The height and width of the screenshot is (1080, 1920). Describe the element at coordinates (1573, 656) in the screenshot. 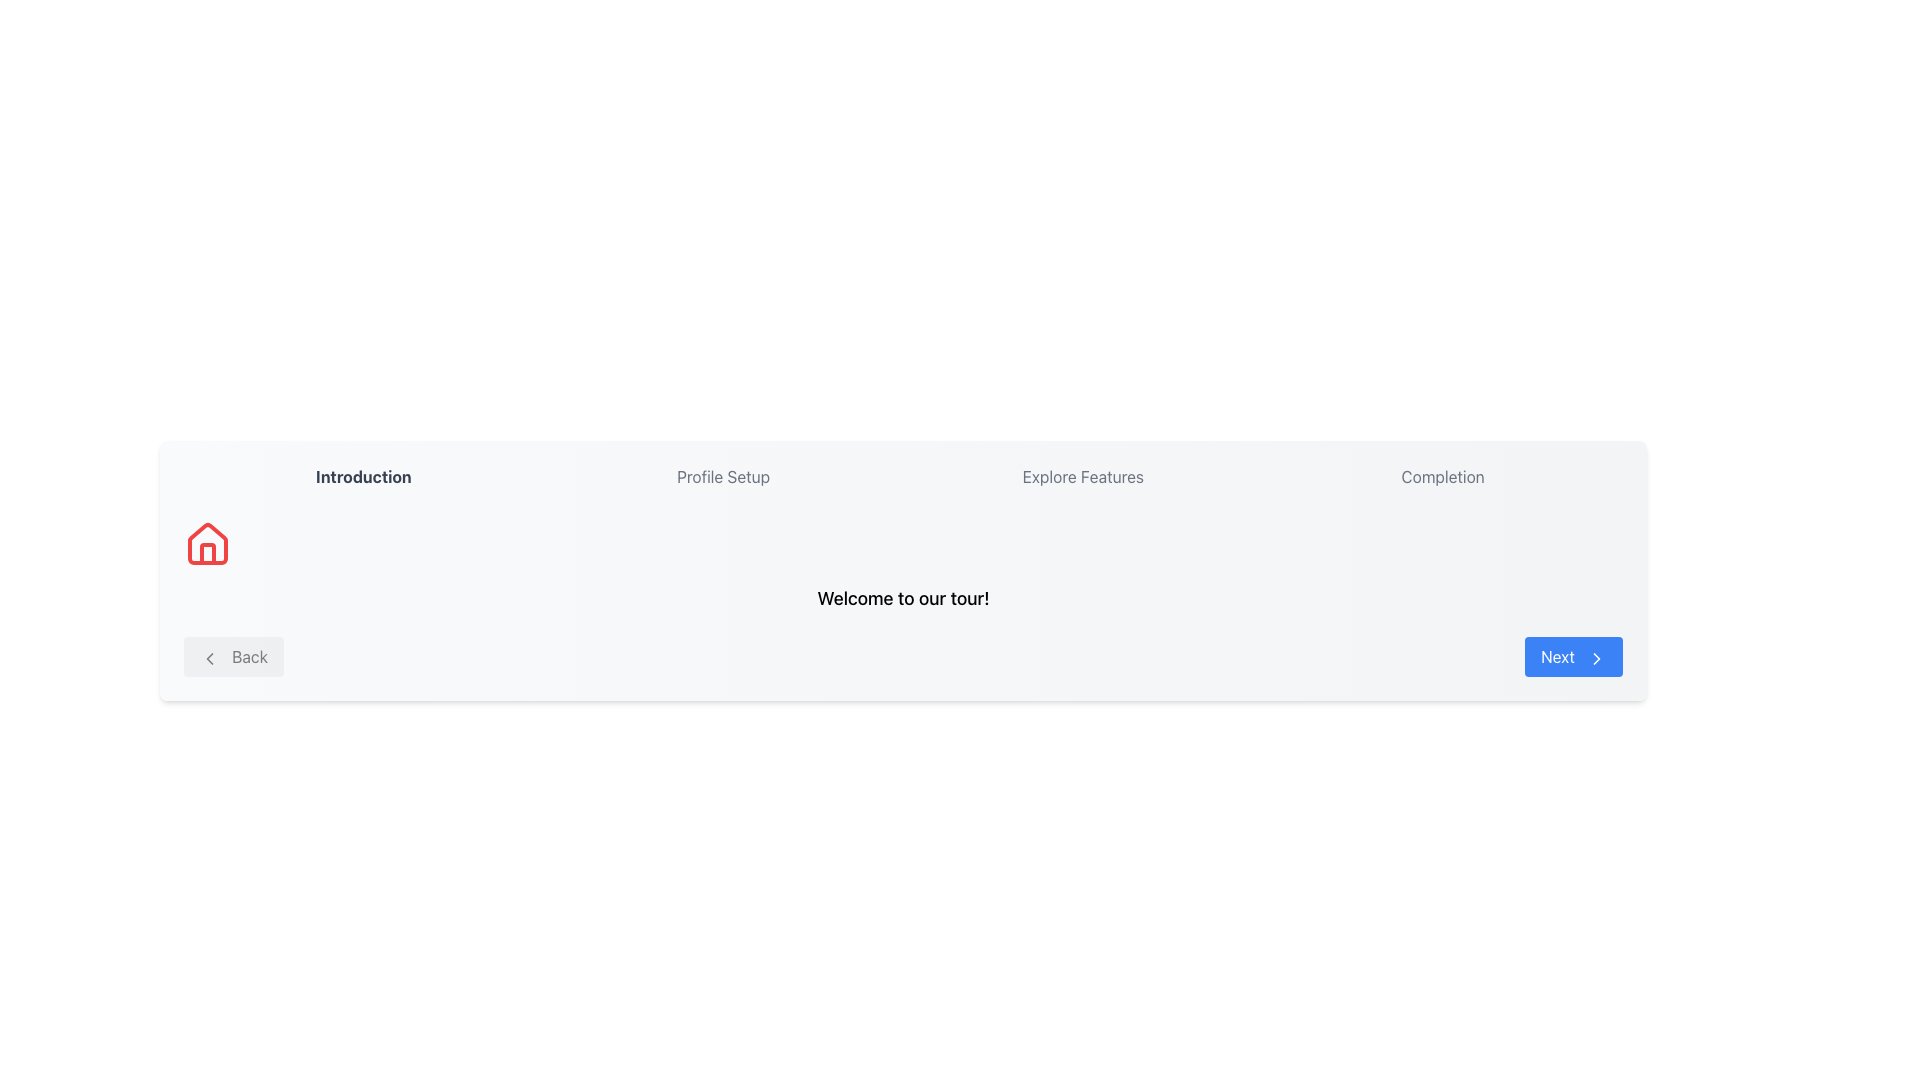

I see `the navigation button located at the bottom-right corner of the interface` at that location.